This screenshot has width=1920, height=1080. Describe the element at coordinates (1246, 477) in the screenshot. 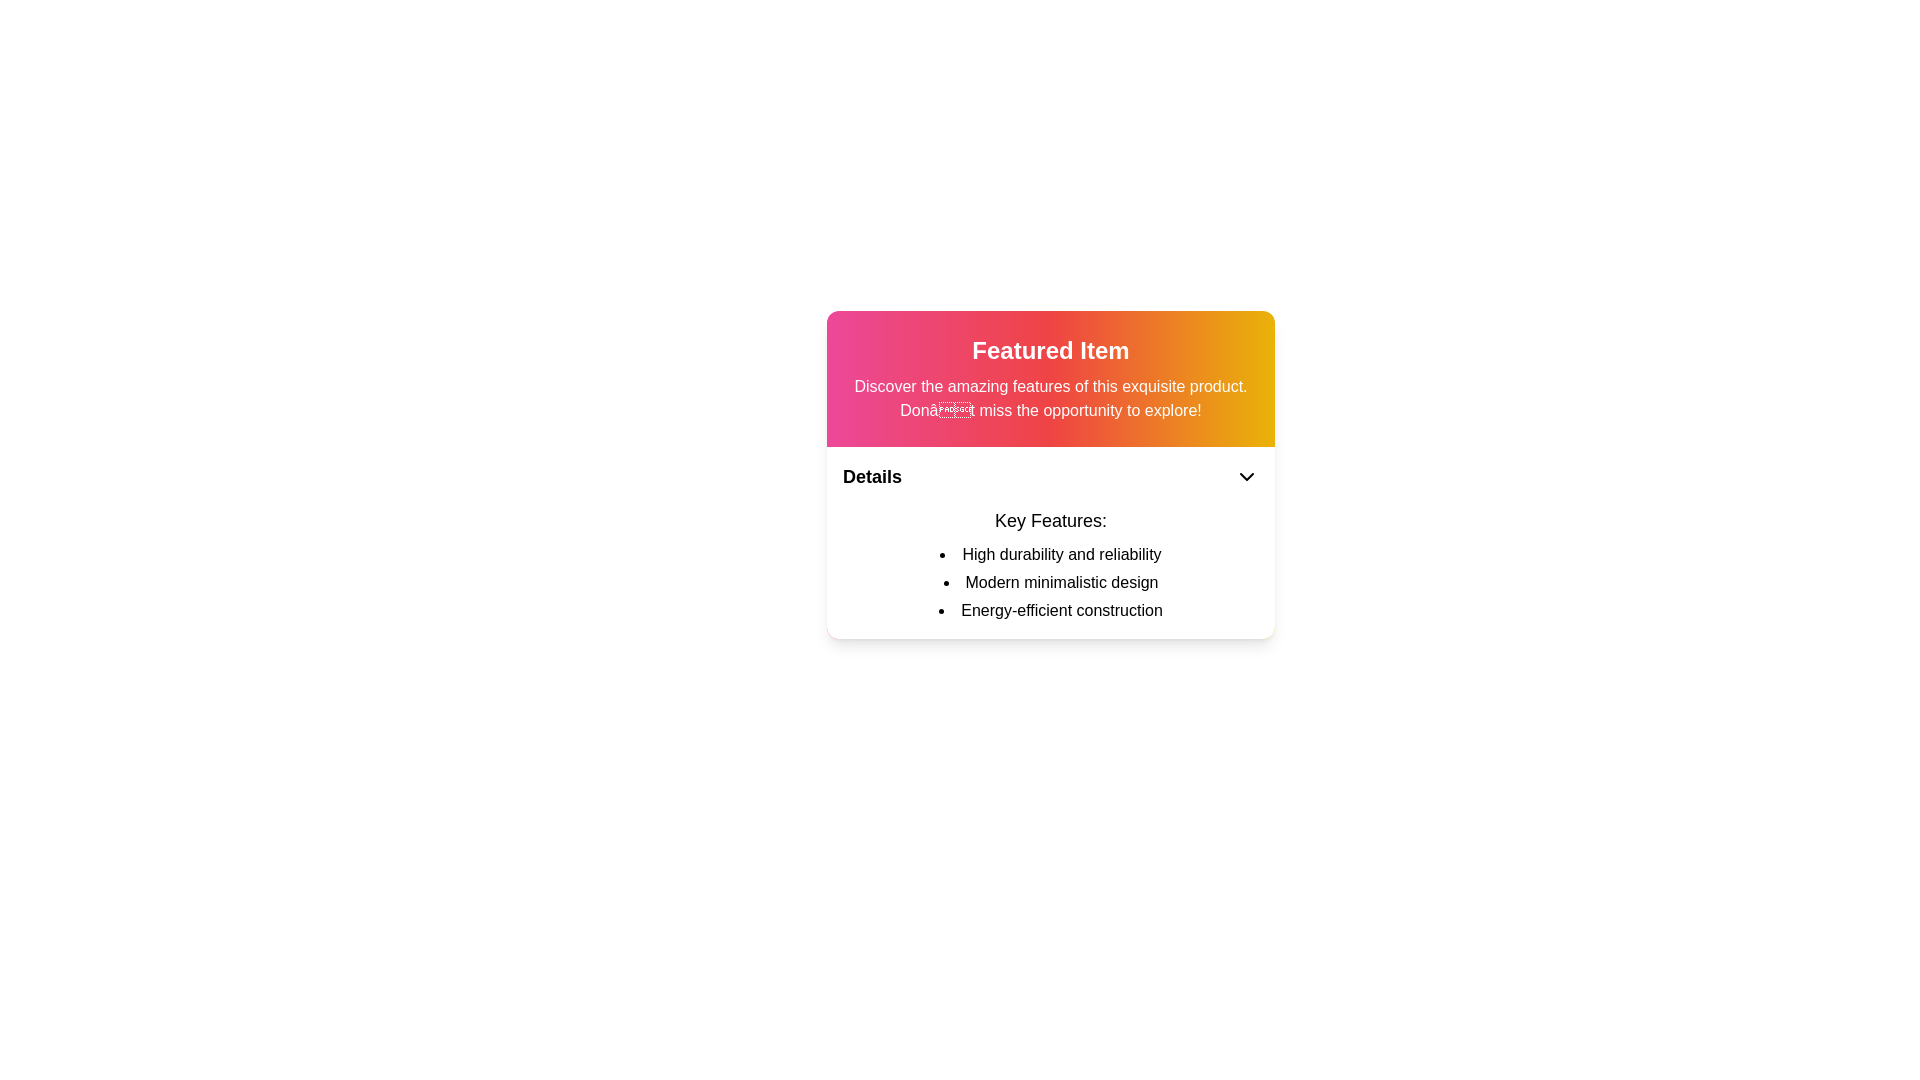

I see `the downward-pointing chevron icon located to the right of the 'Details' text to receive visual feedback` at that location.